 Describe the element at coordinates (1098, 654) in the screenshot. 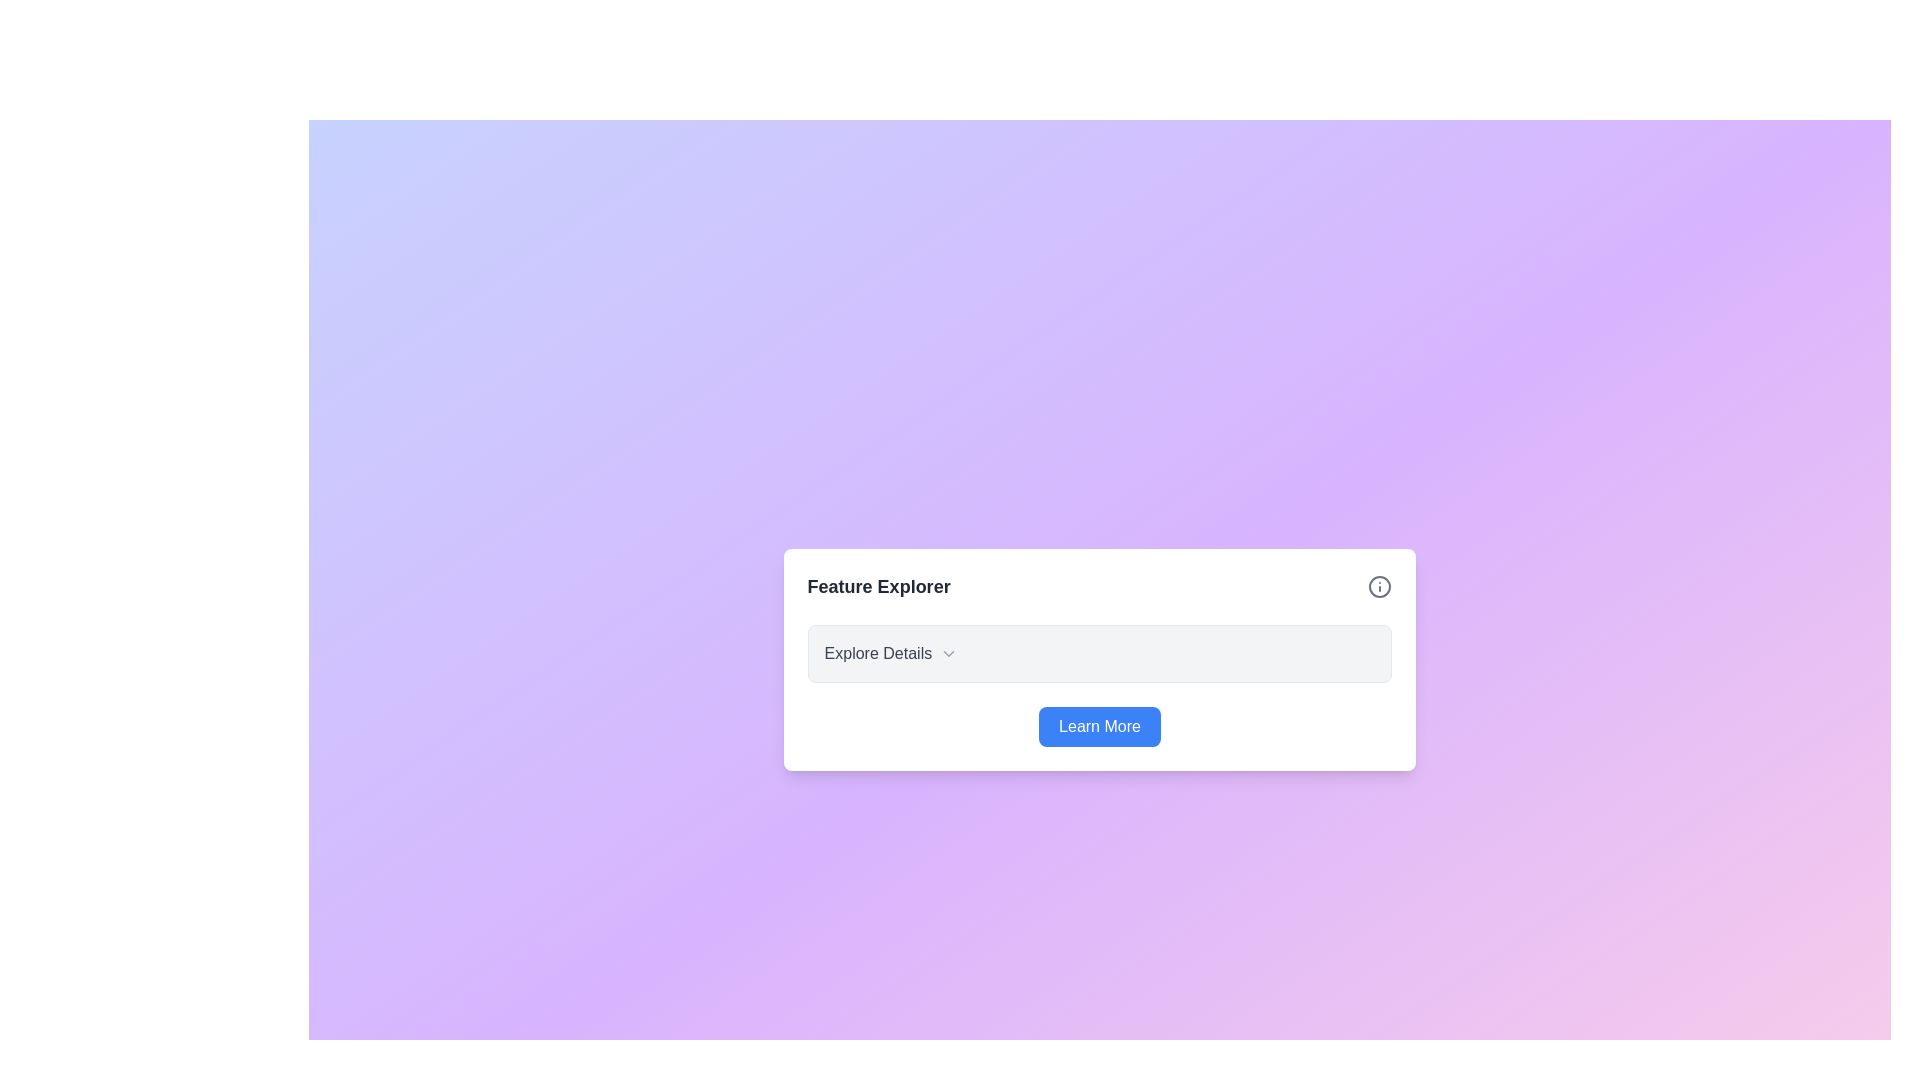

I see `the 'Explore Details' dropdown trigger located within the main card UI component, positioned below the title 'Feature Explorer' and above the 'Learn More' button` at that location.